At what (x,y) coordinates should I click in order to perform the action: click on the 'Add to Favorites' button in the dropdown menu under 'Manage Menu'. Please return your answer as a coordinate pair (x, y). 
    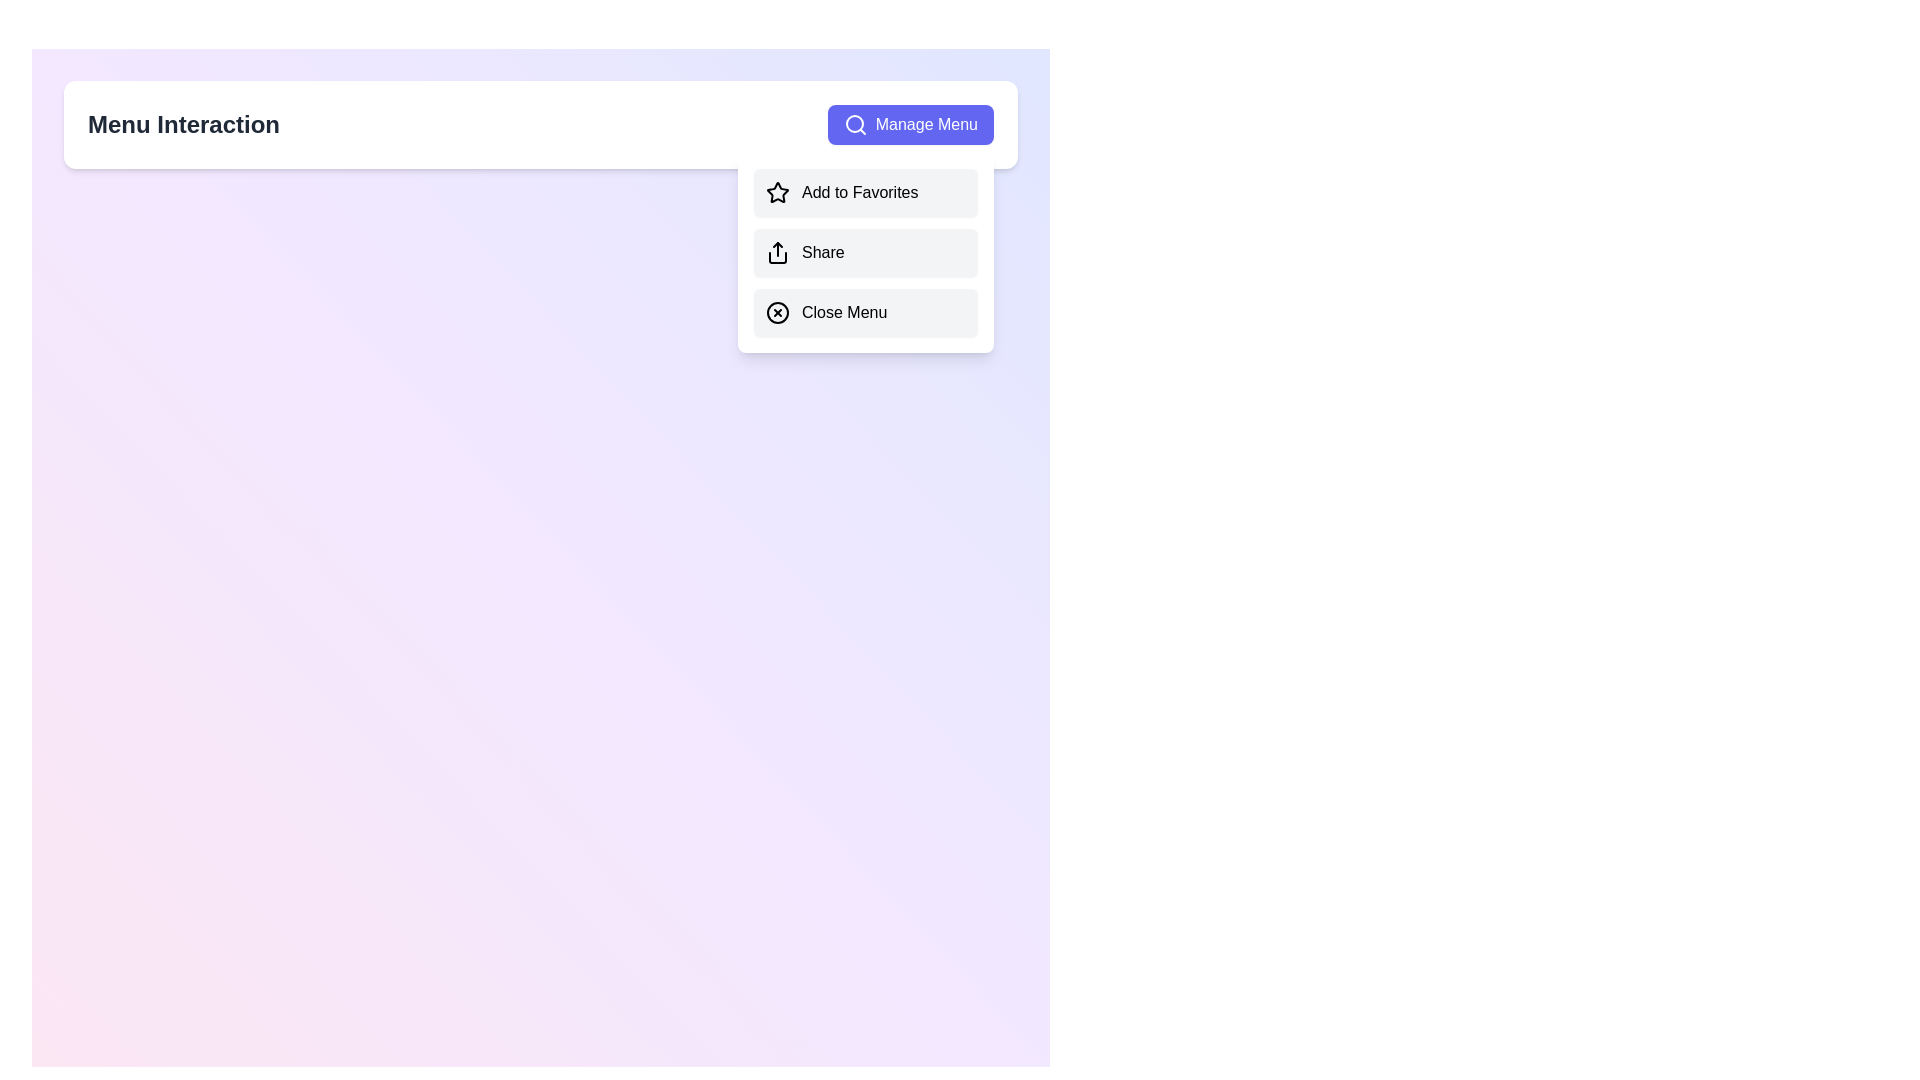
    Looking at the image, I should click on (865, 192).